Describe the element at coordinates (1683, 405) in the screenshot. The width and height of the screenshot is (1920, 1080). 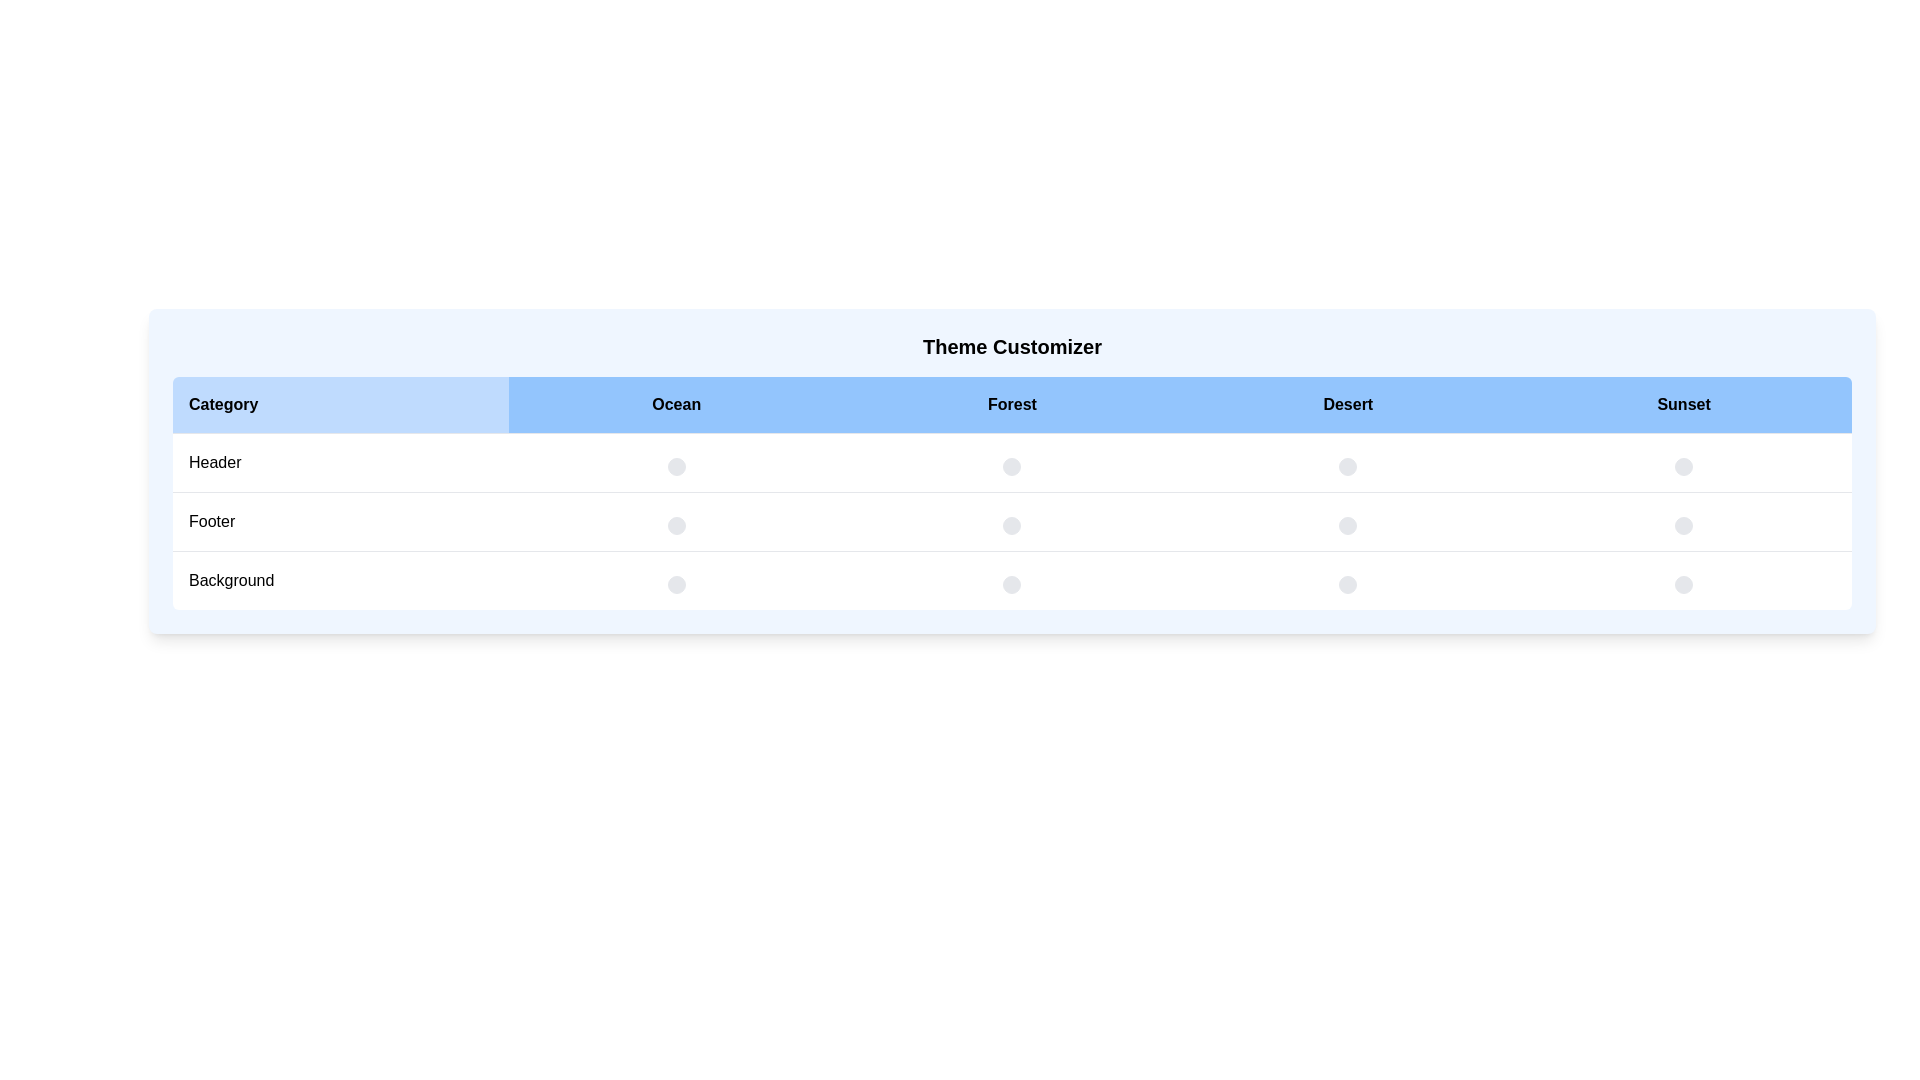
I see `the label component at the fifth position in the table header, which categorizes the content below it` at that location.